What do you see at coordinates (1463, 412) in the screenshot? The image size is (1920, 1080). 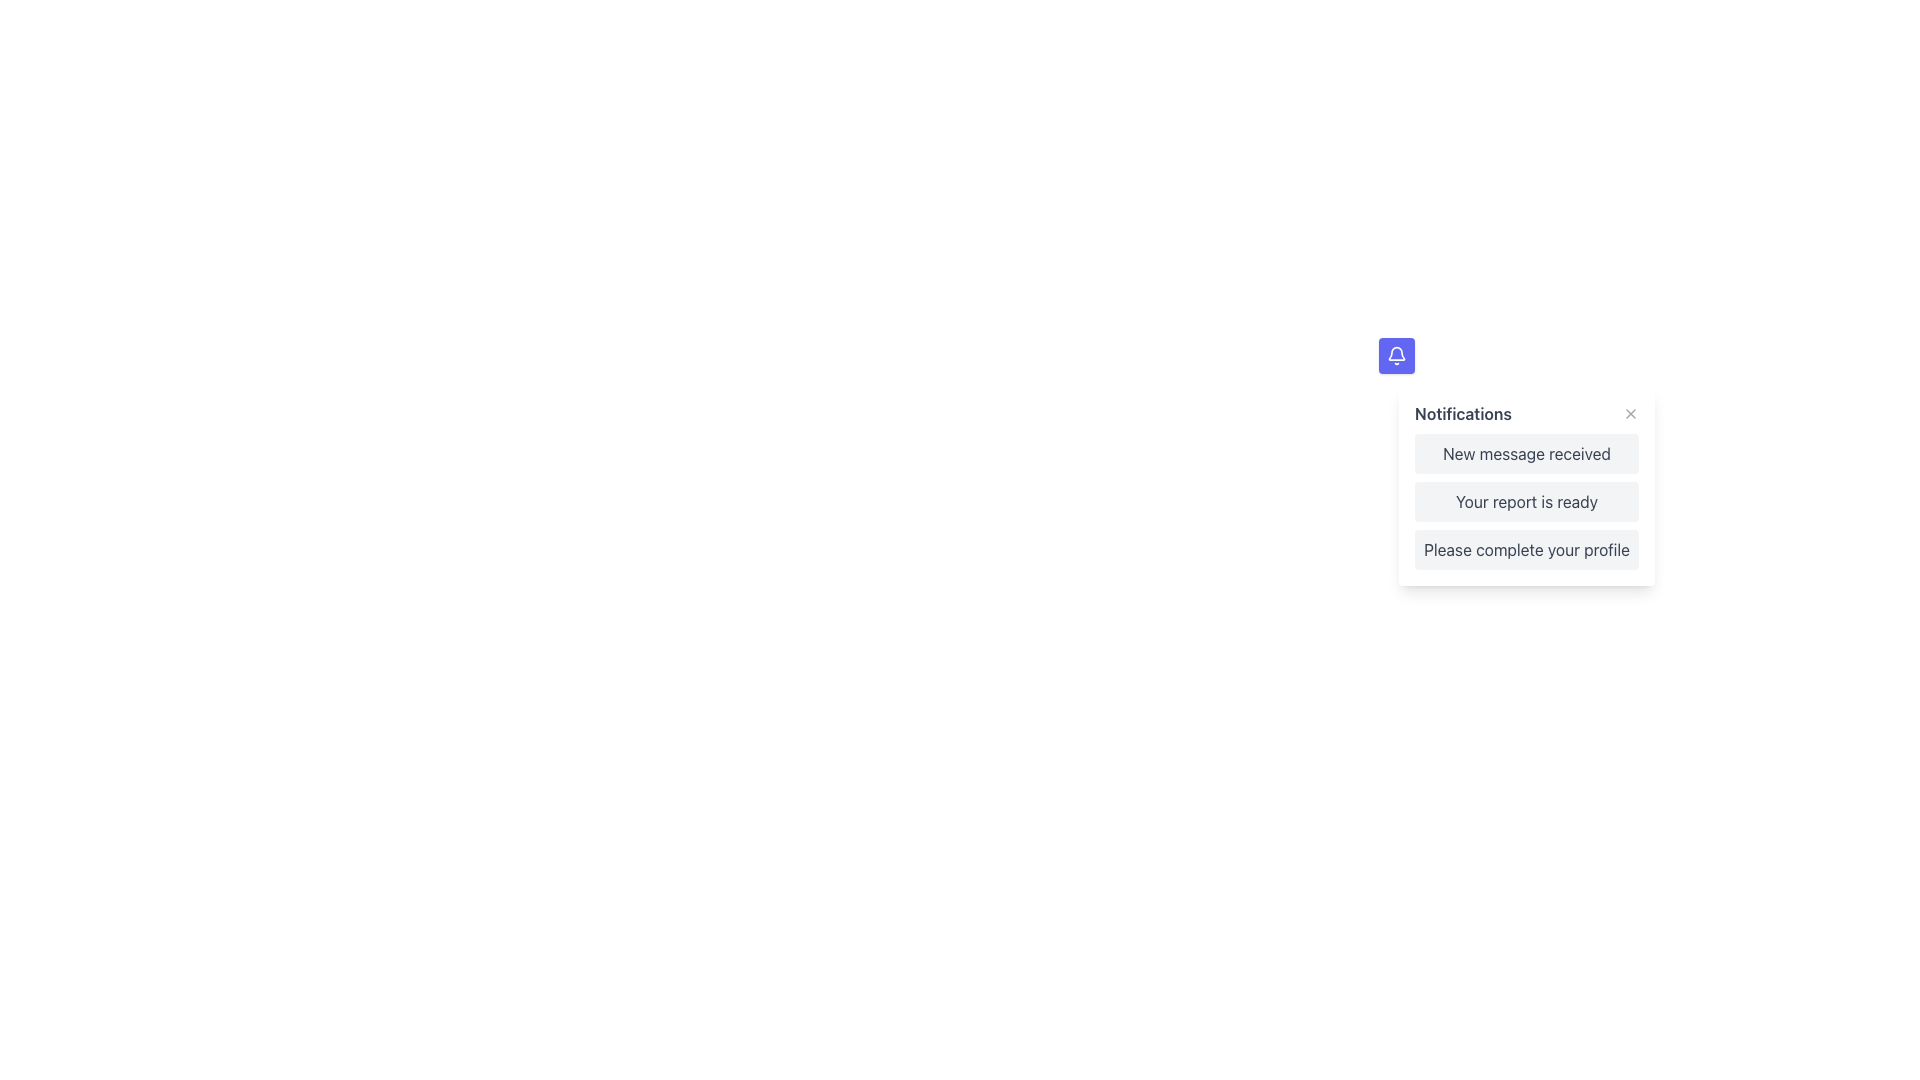 I see `the 'Notifications' text label, which is a bold, dark grey header in the notification menu interface` at bounding box center [1463, 412].